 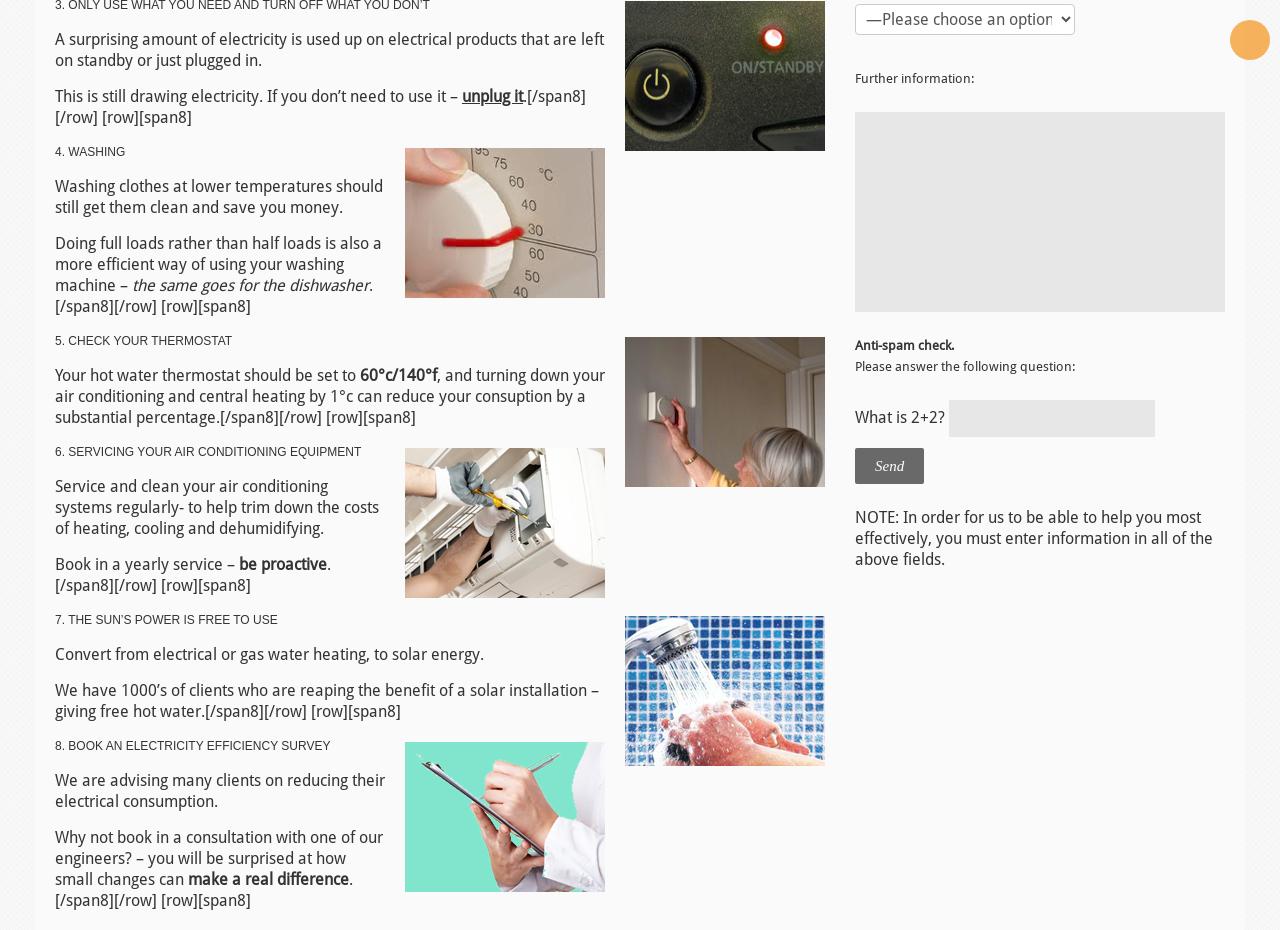 What do you see at coordinates (329, 48) in the screenshot?
I see `'A surprising amount of electricity is used up on electrical products that are left on standby or just plugged in.'` at bounding box center [329, 48].